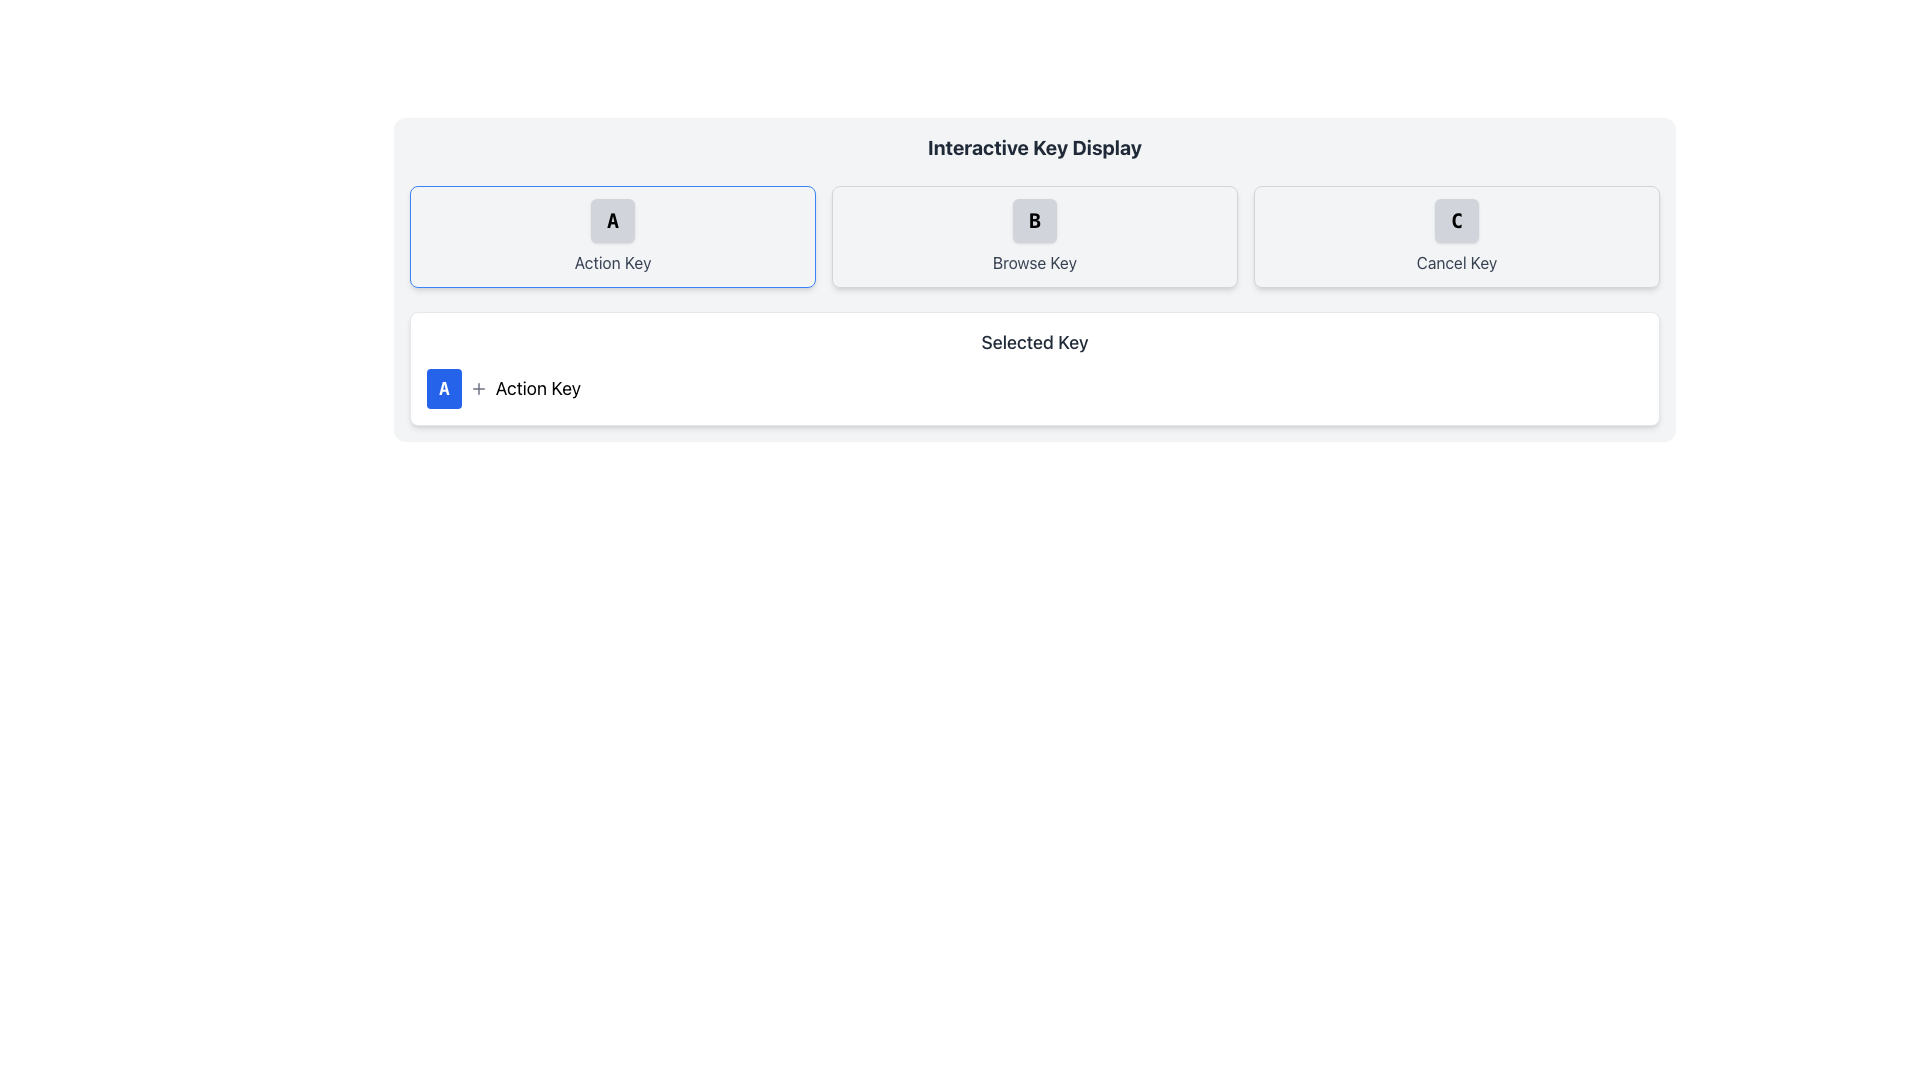 This screenshot has height=1080, width=1920. Describe the element at coordinates (612, 220) in the screenshot. I see `the static text display showing the letter 'A' in bold monospaced font, which is positioned above the 'Action Key' label` at that location.